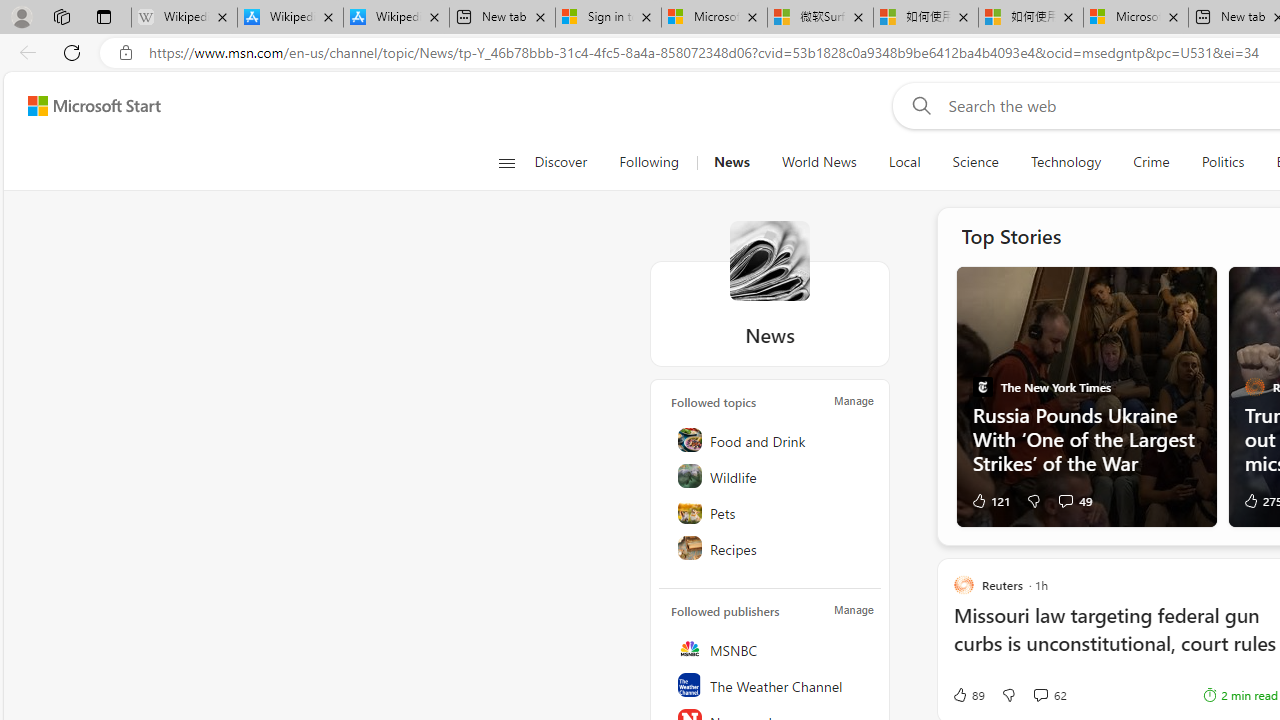  Describe the element at coordinates (21, 16) in the screenshot. I see `'Personal Profile'` at that location.